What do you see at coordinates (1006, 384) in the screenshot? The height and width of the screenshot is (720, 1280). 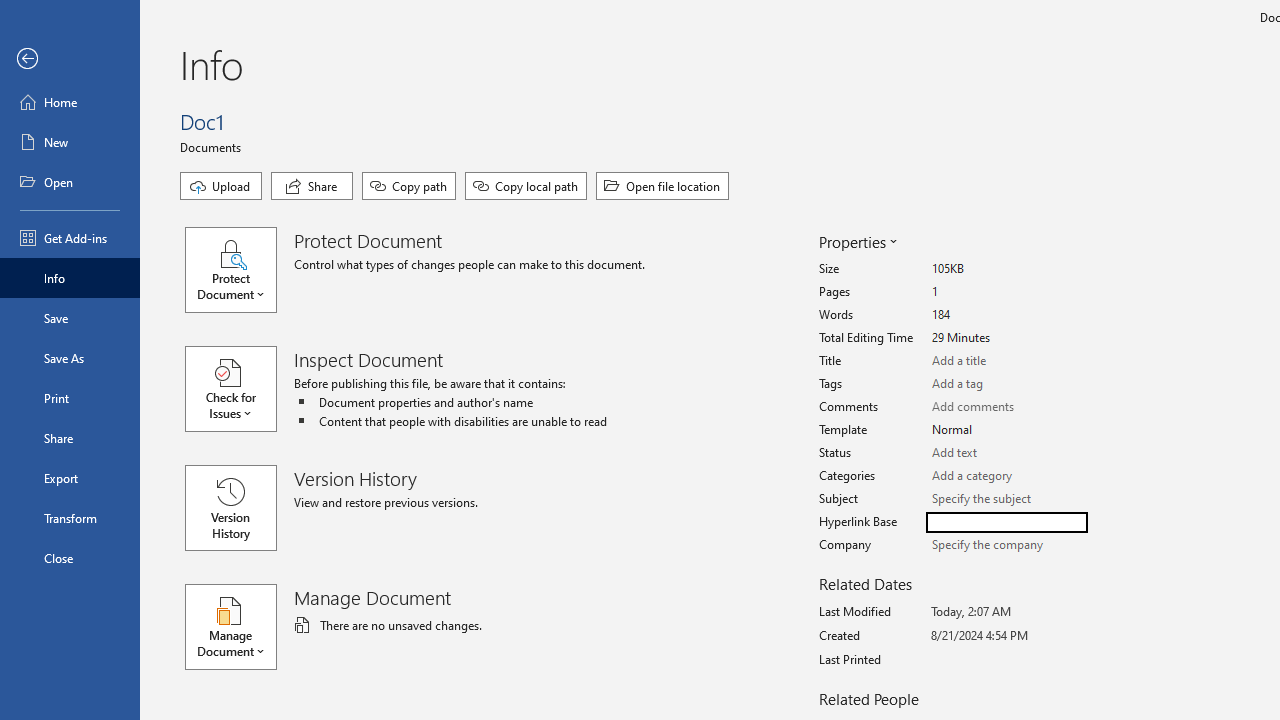 I see `'Tags'` at bounding box center [1006, 384].